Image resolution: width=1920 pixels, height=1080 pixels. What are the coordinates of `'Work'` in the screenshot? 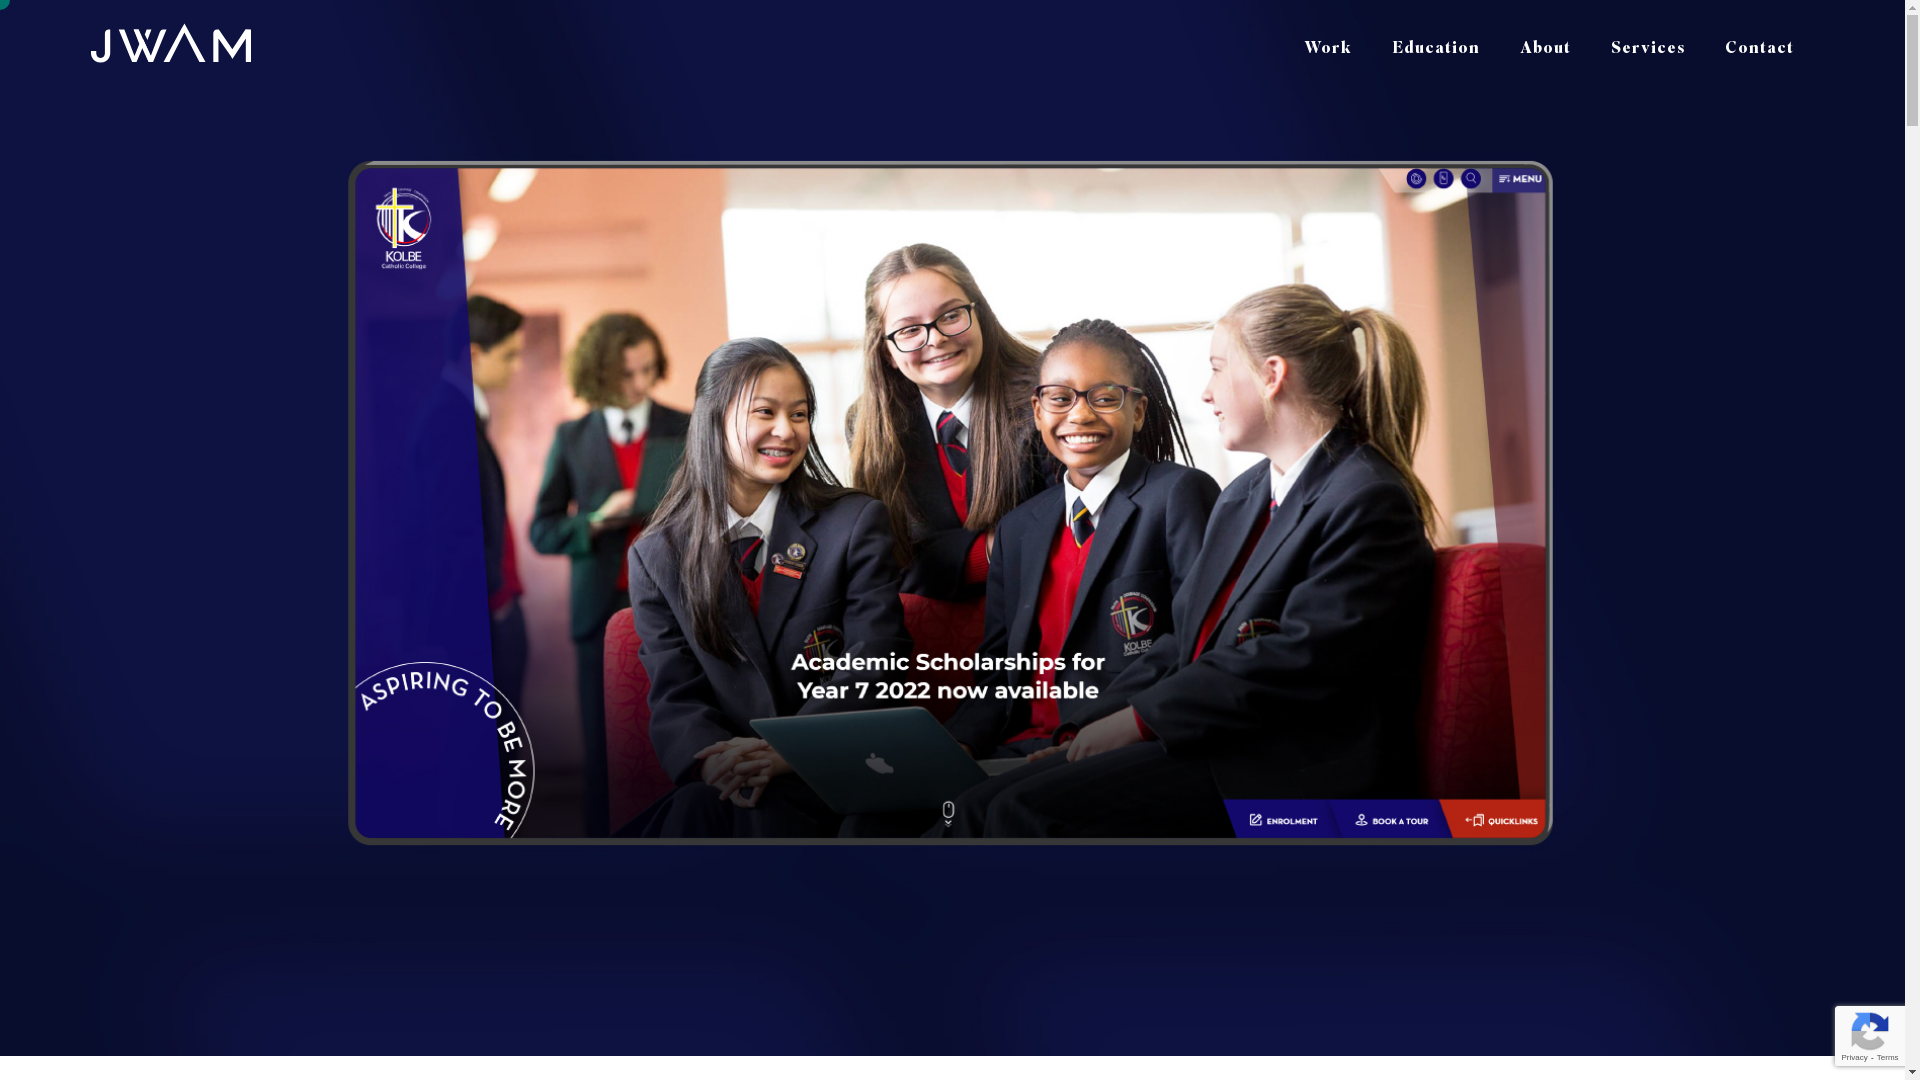 It's located at (1328, 42).